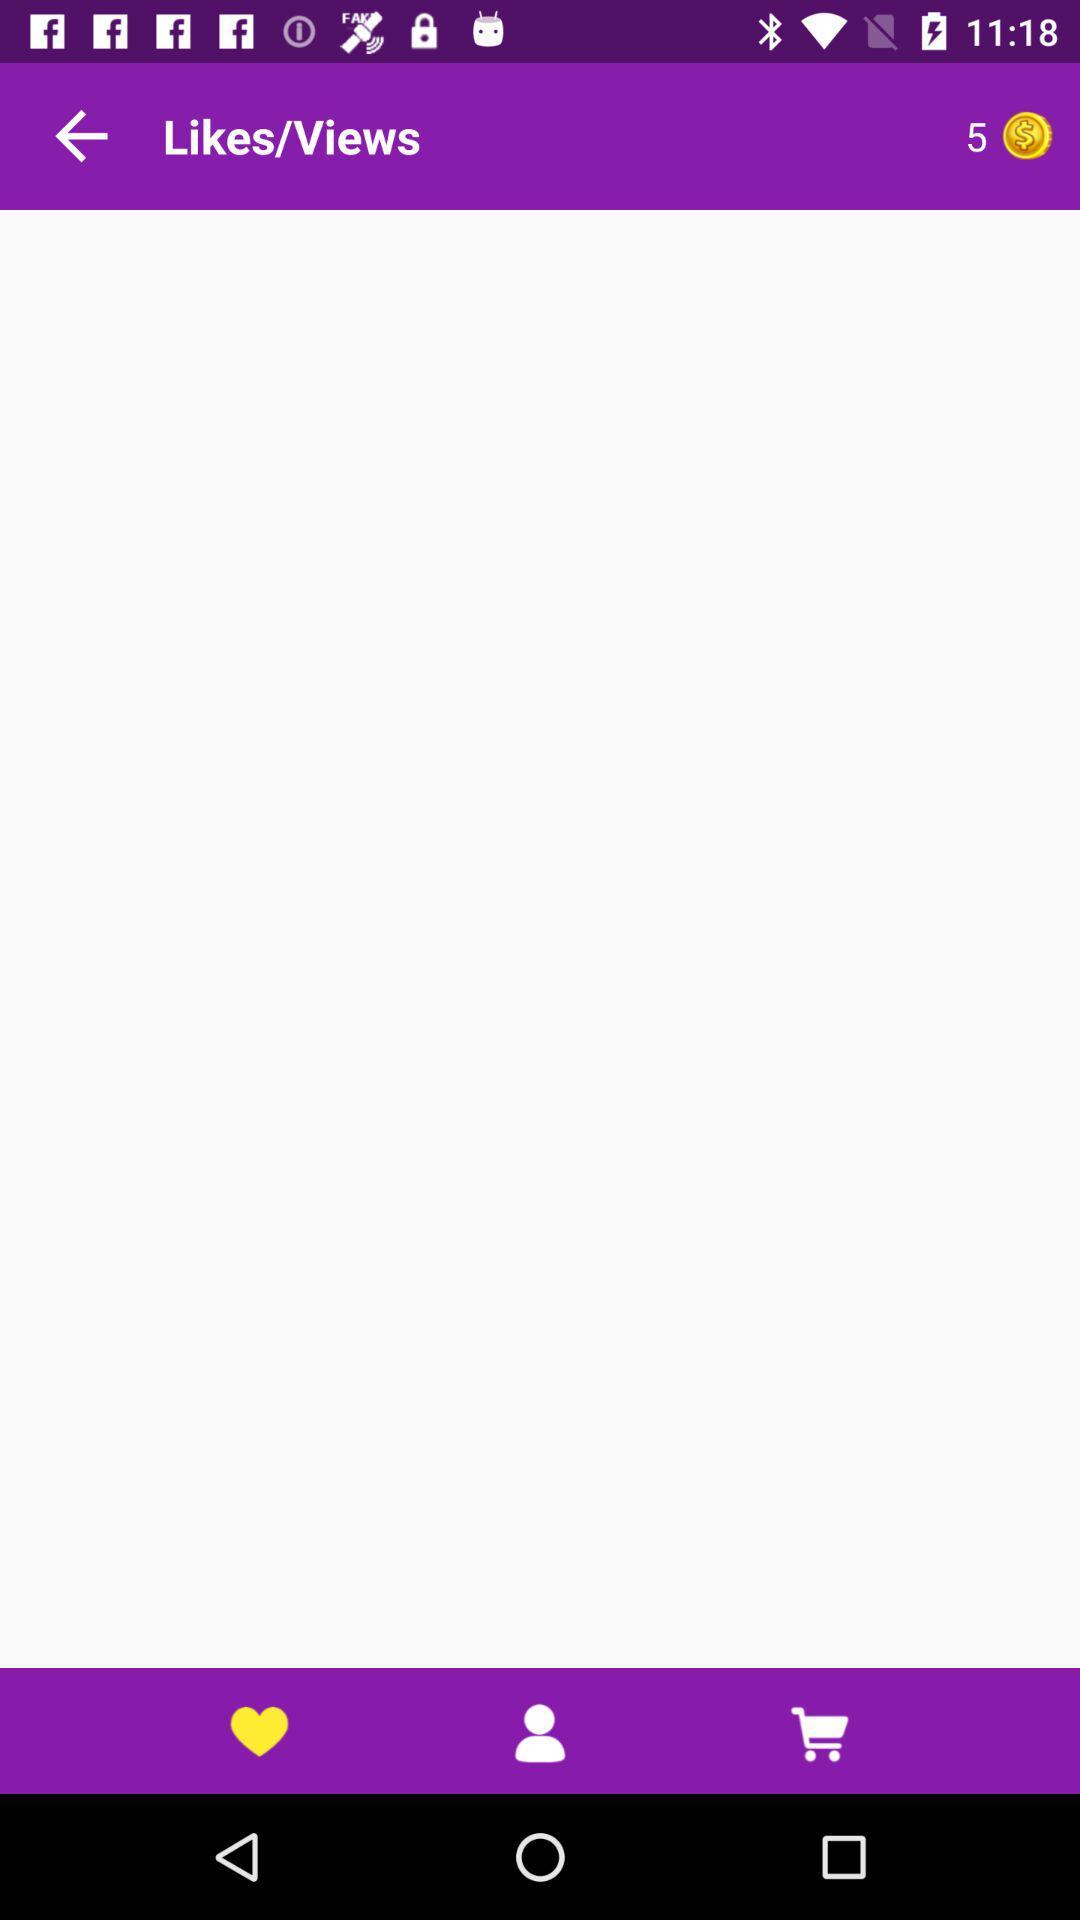 This screenshot has width=1080, height=1920. Describe the element at coordinates (80, 135) in the screenshot. I see `return to previous page` at that location.